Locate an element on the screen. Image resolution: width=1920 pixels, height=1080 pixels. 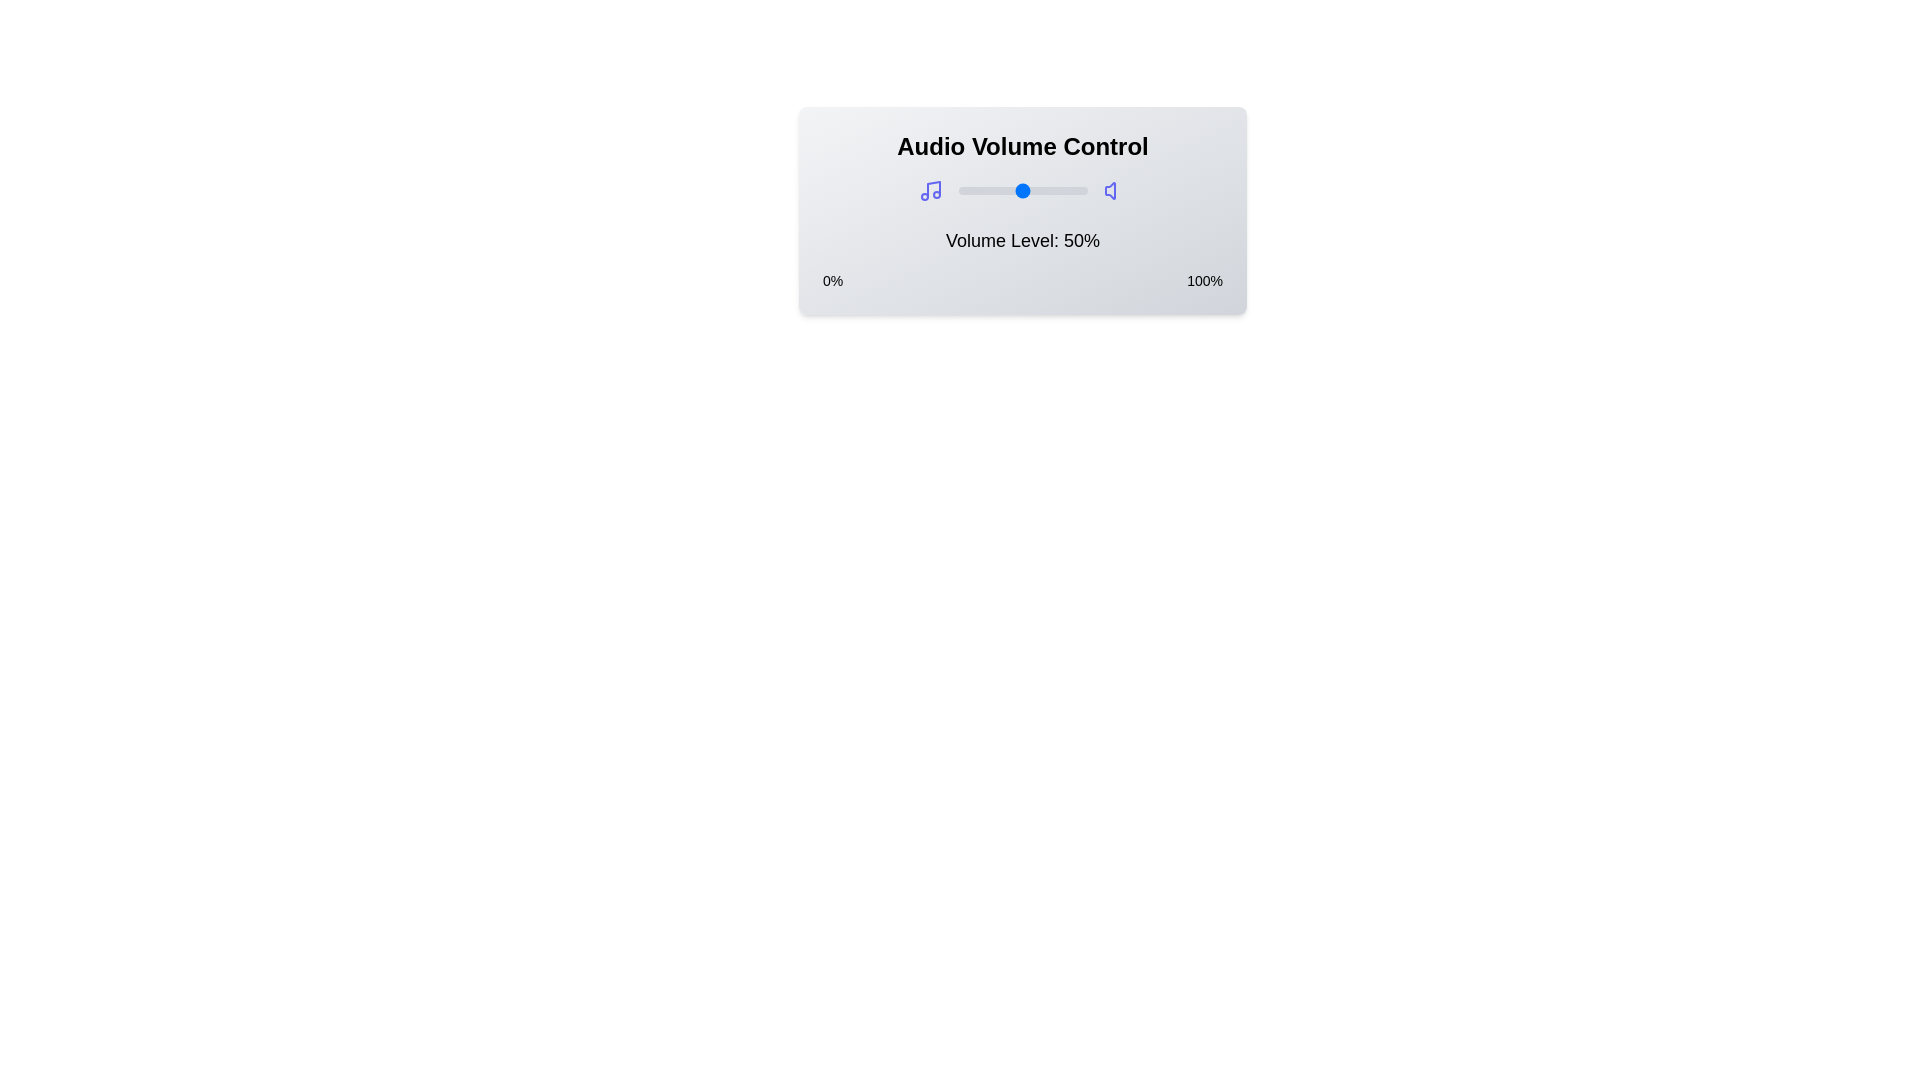
the music icon to interact with it is located at coordinates (929, 191).